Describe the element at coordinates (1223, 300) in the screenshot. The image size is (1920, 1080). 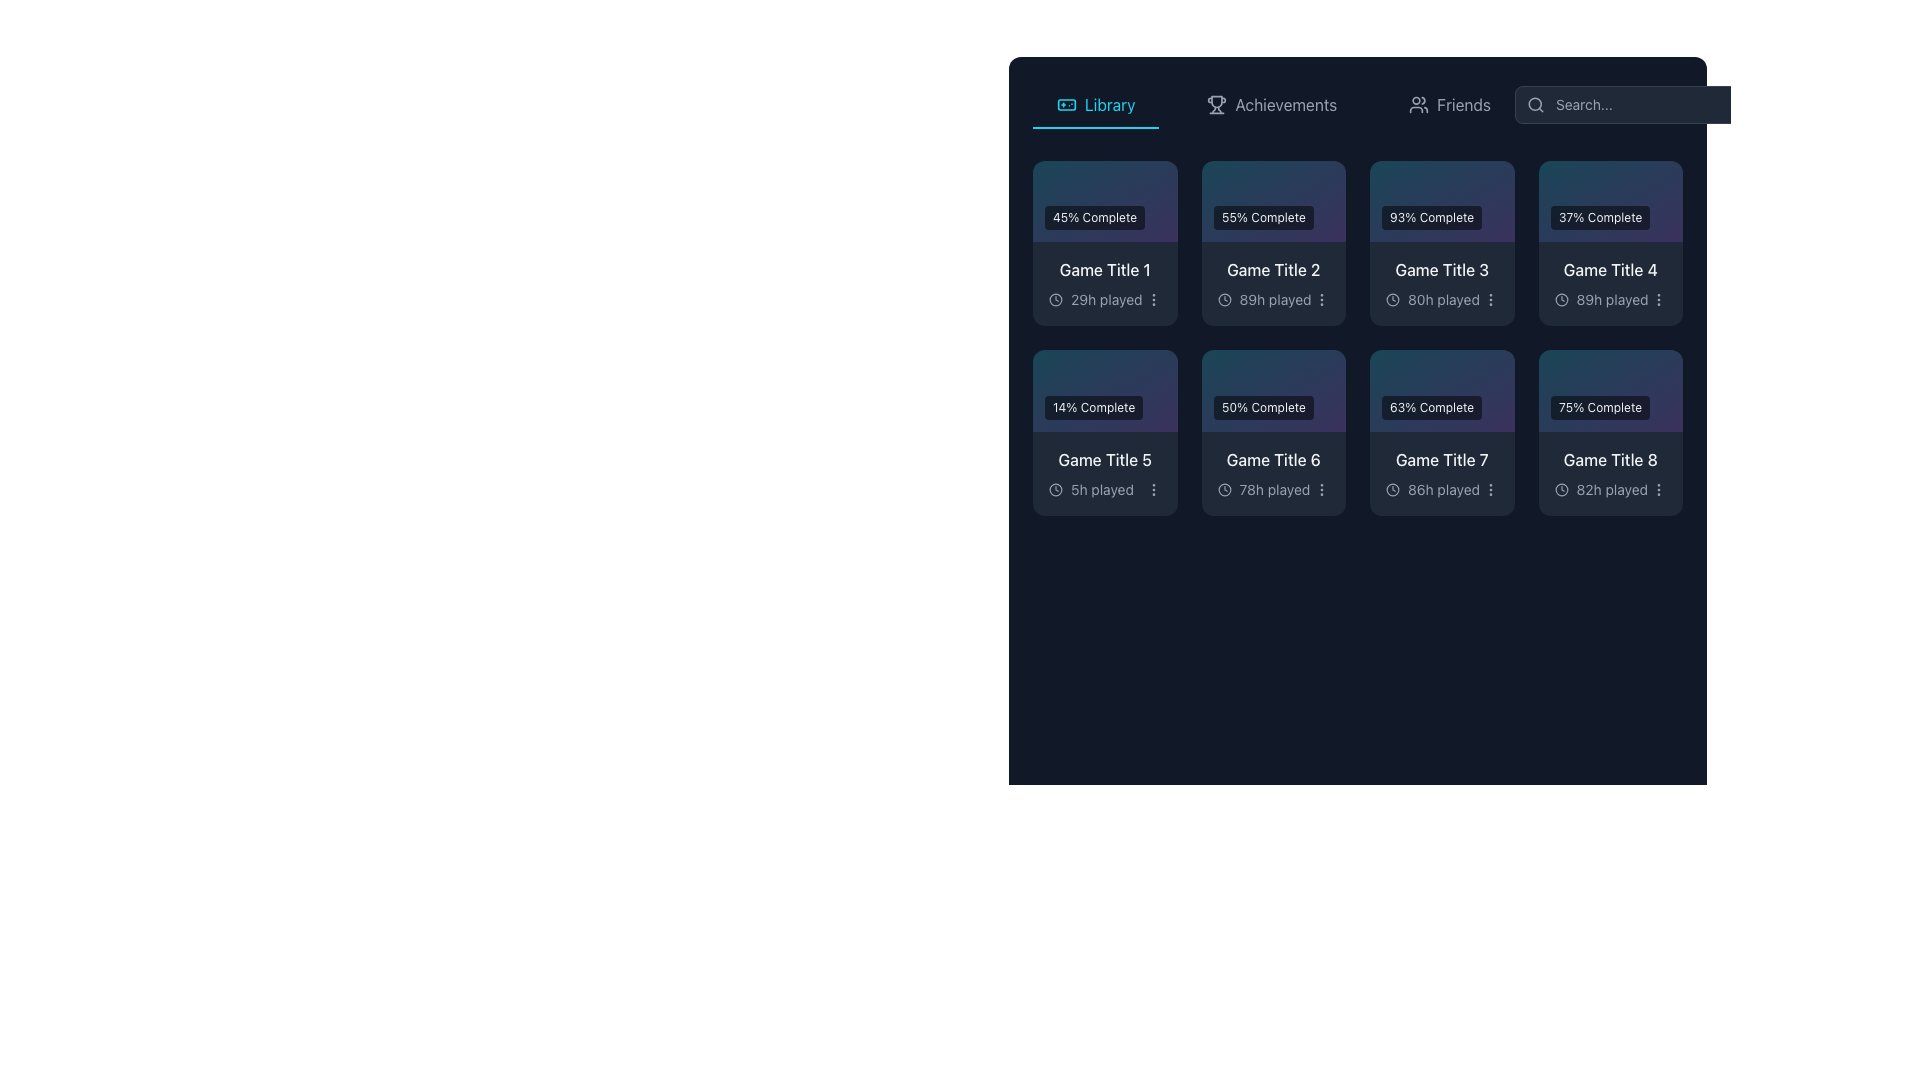
I see `the clock icon located to the immediate left of the text '89h played' in the summary information of 'Game Title 2'` at that location.